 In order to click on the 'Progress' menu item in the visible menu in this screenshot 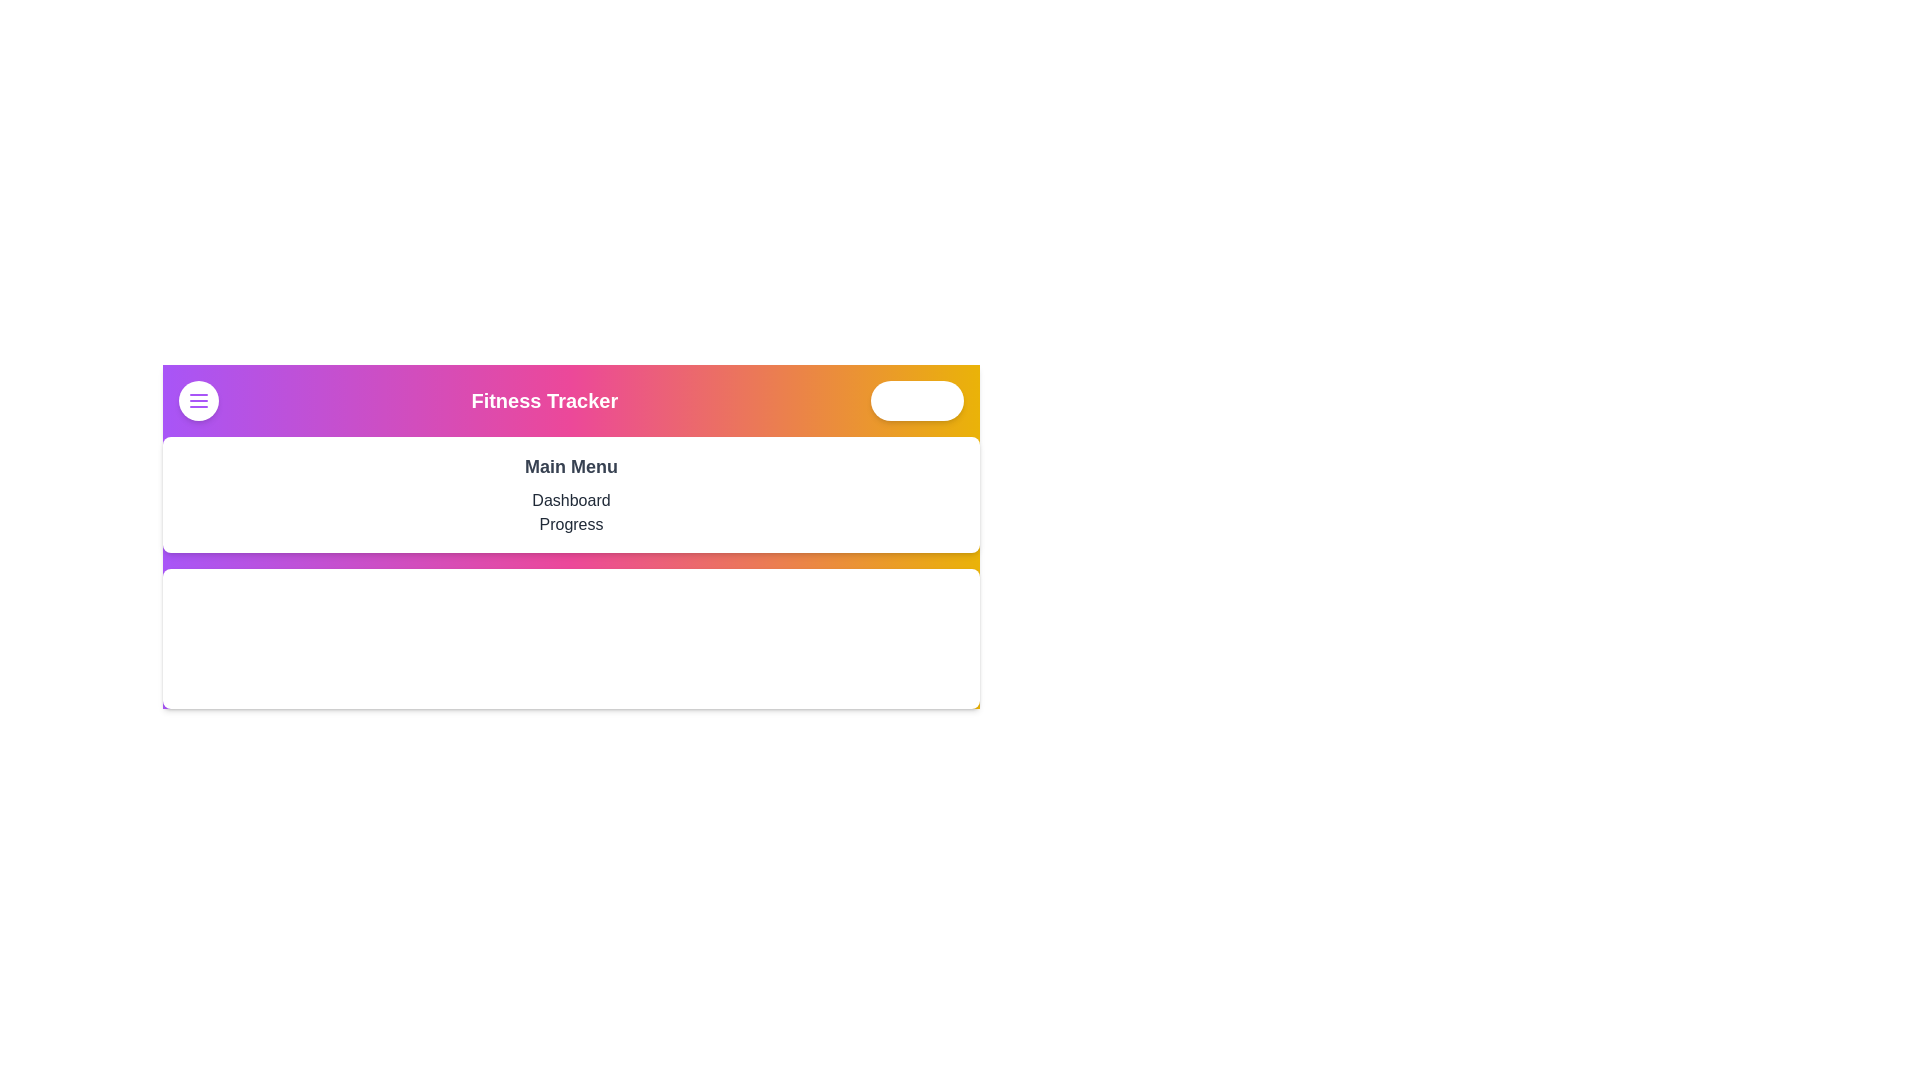, I will do `click(570, 523)`.